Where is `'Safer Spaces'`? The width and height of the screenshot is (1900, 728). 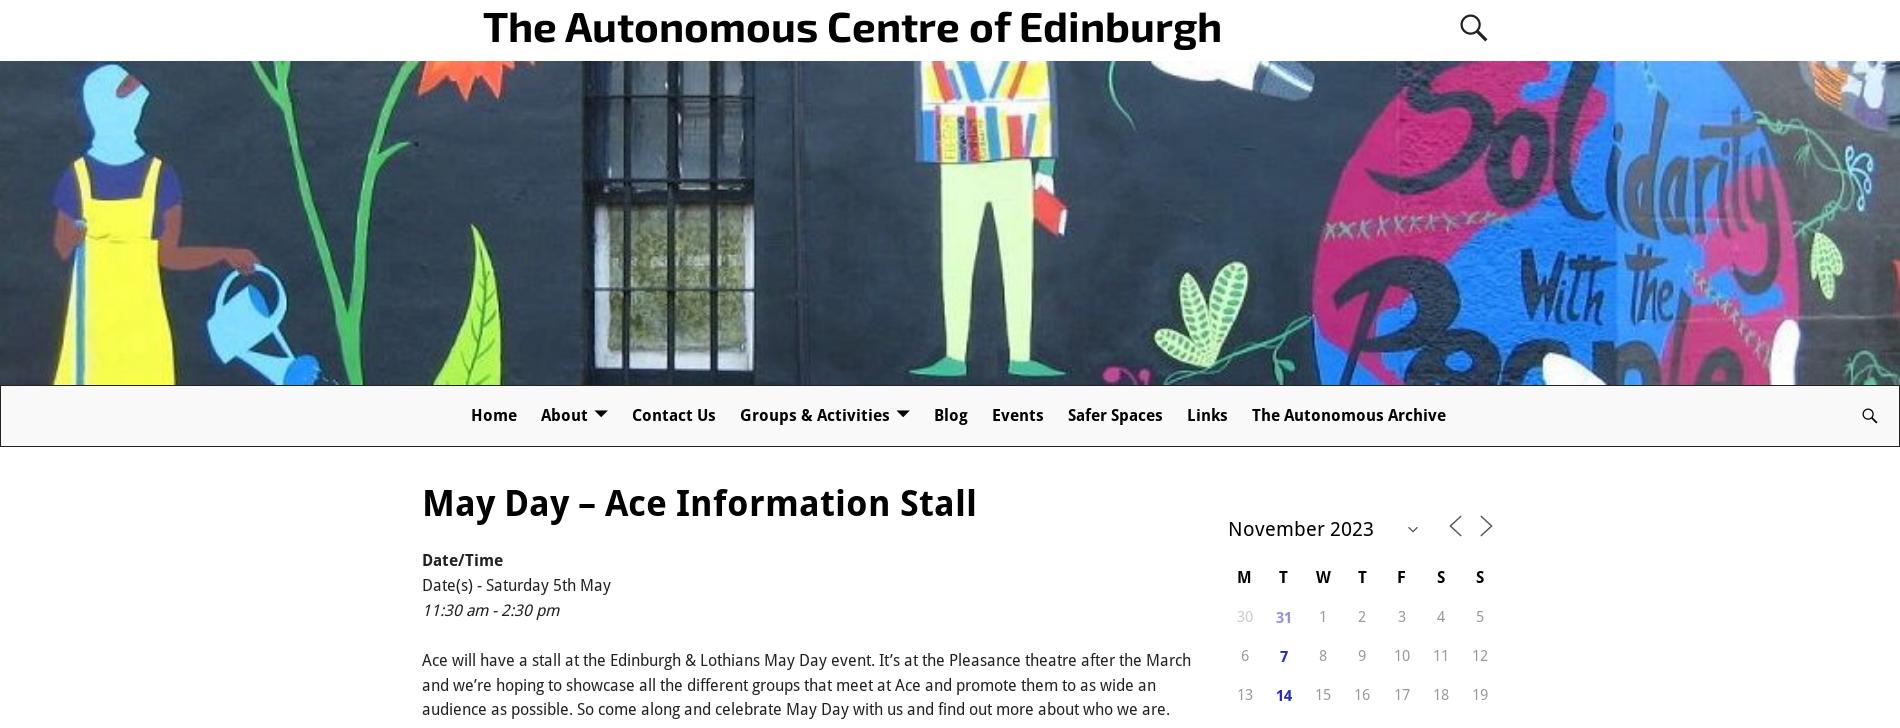 'Safer Spaces' is located at coordinates (1114, 415).